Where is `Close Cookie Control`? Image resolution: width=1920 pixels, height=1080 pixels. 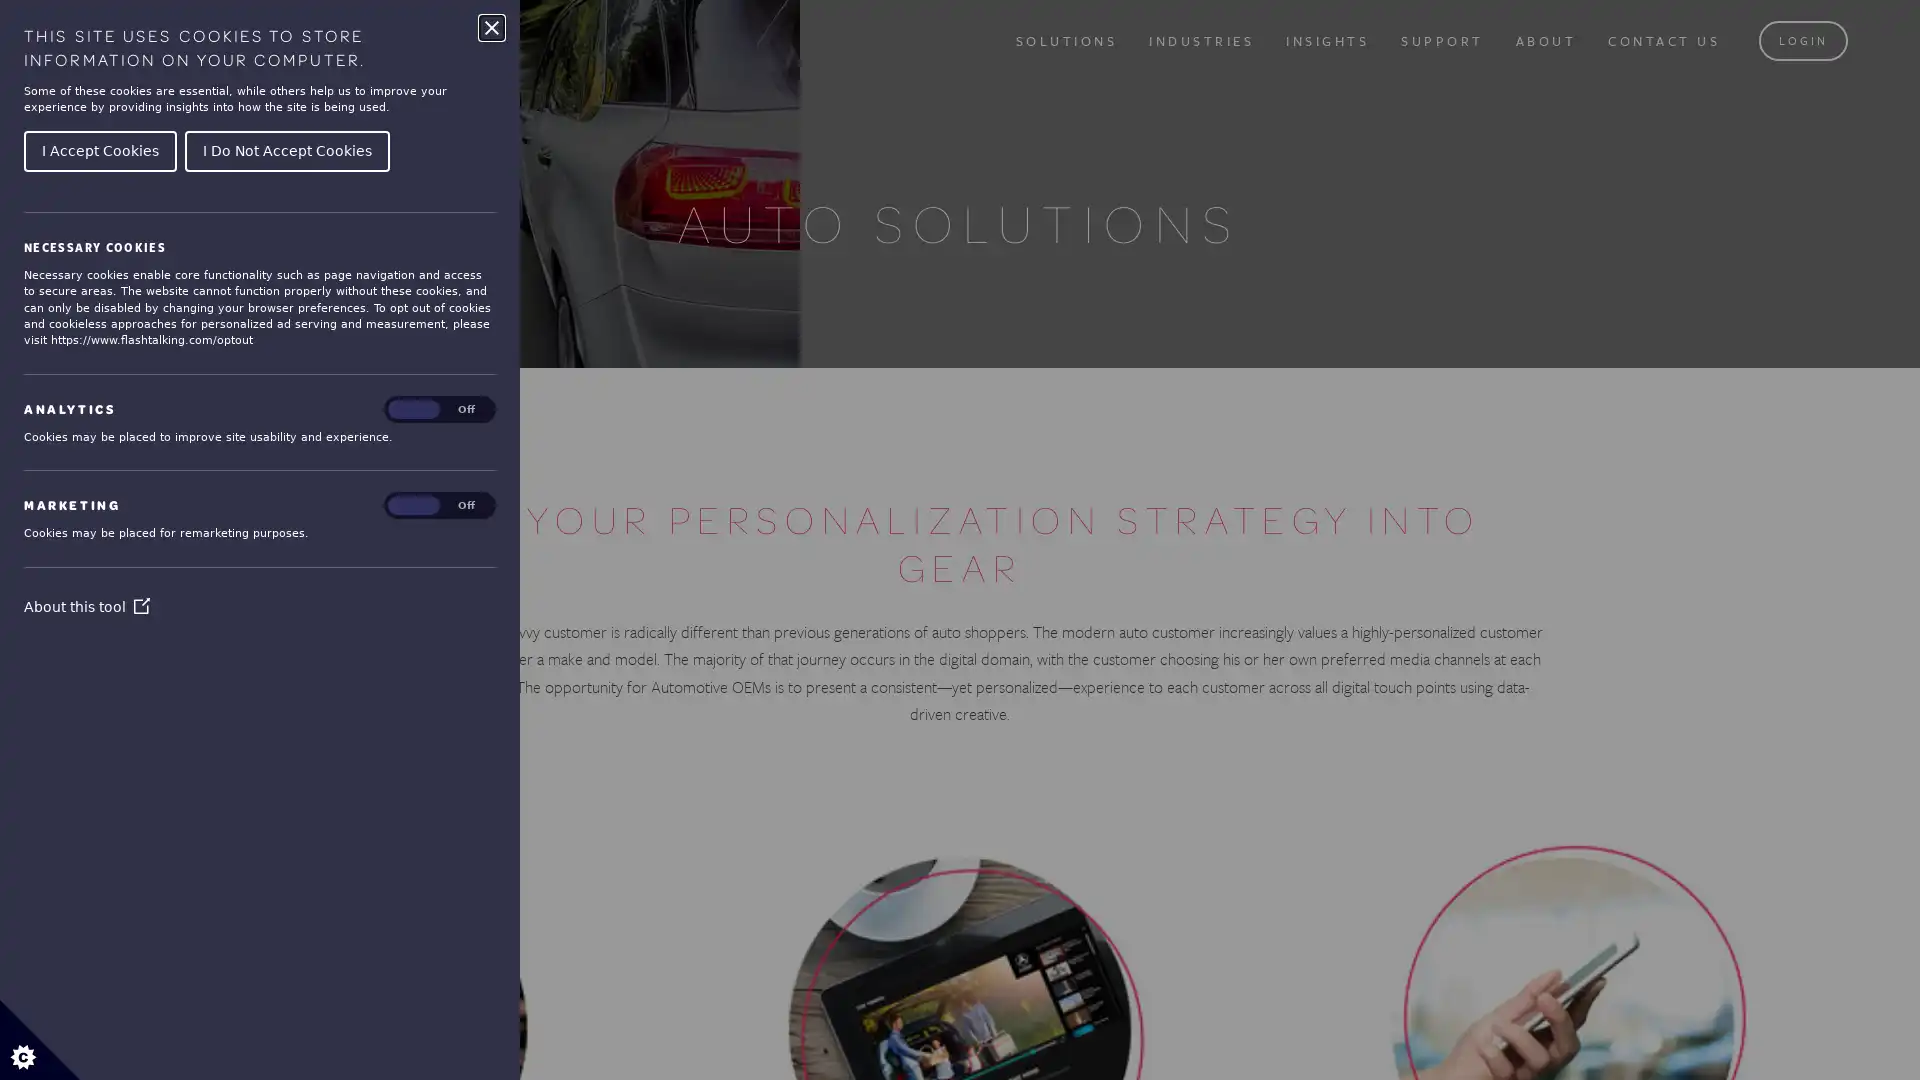
Close Cookie Control is located at coordinates (491, 27).